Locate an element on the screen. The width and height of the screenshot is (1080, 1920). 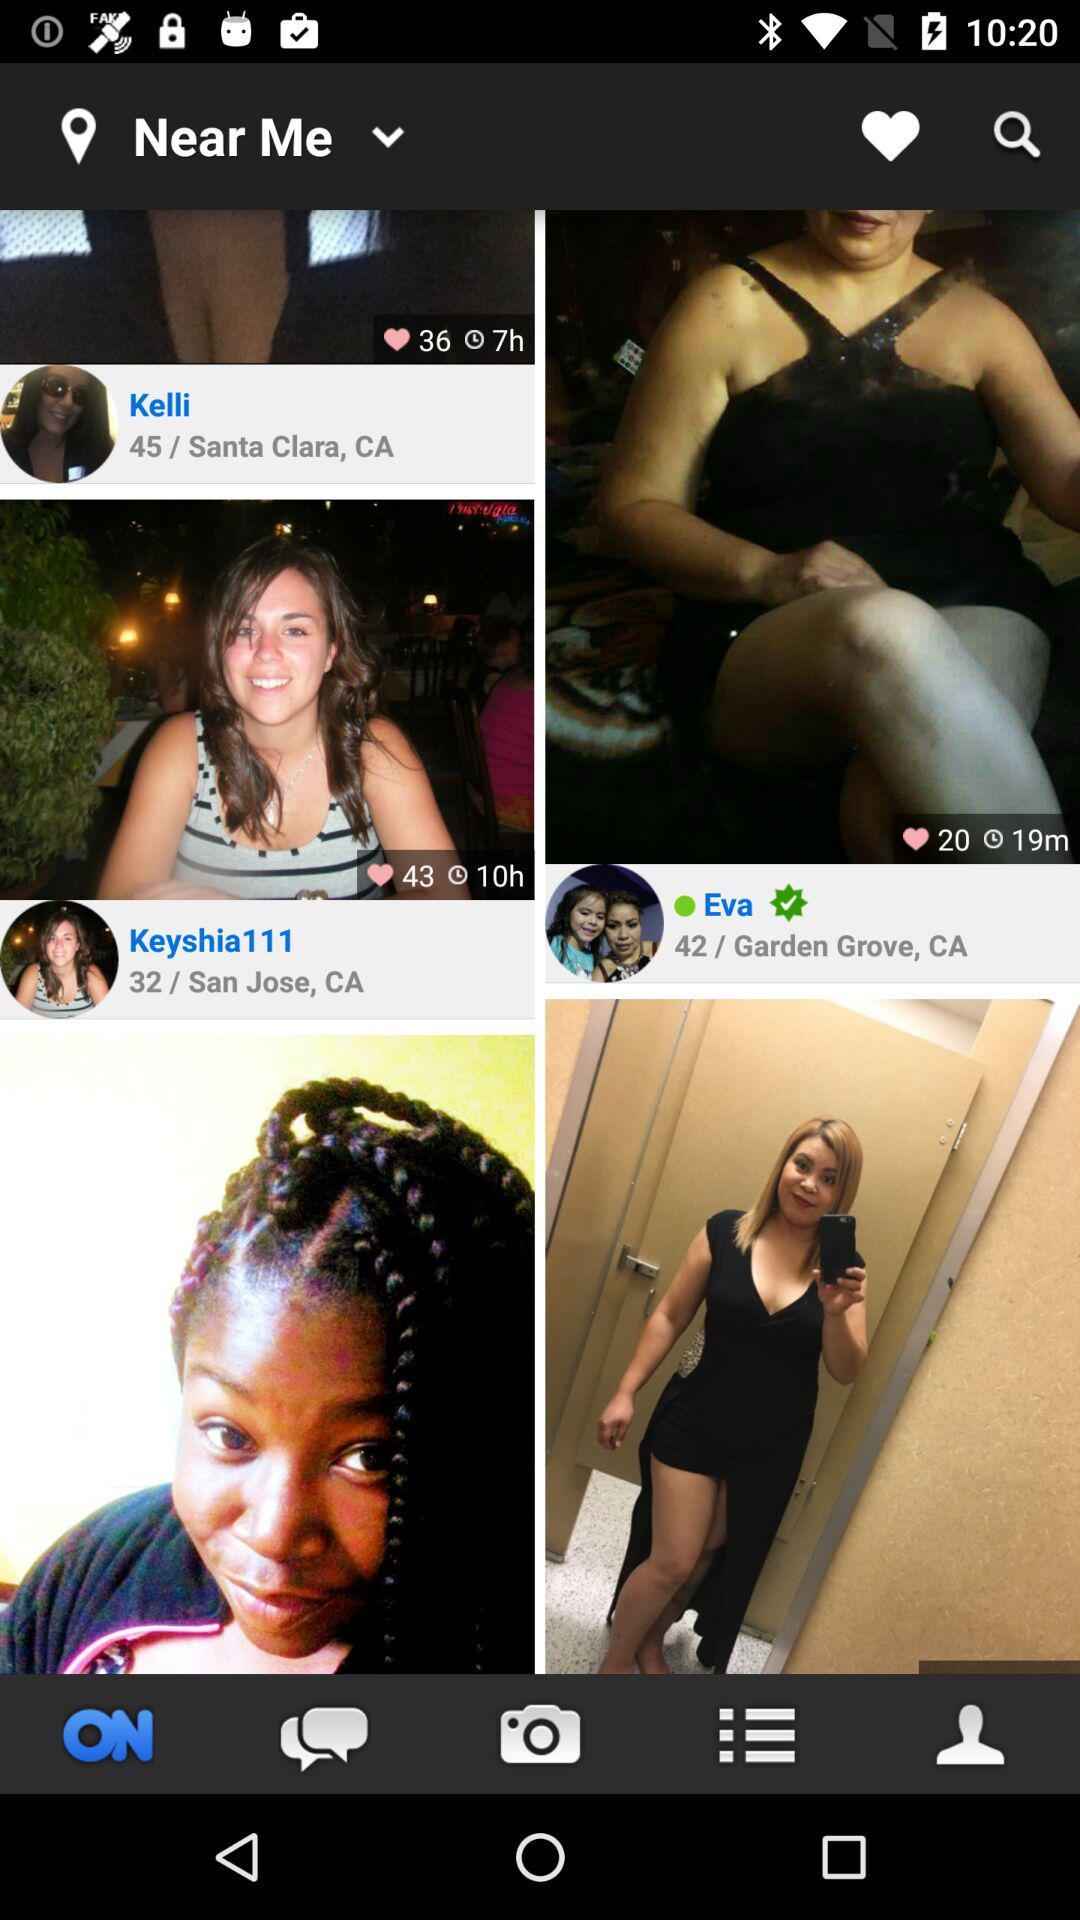
take a picture is located at coordinates (540, 1733).